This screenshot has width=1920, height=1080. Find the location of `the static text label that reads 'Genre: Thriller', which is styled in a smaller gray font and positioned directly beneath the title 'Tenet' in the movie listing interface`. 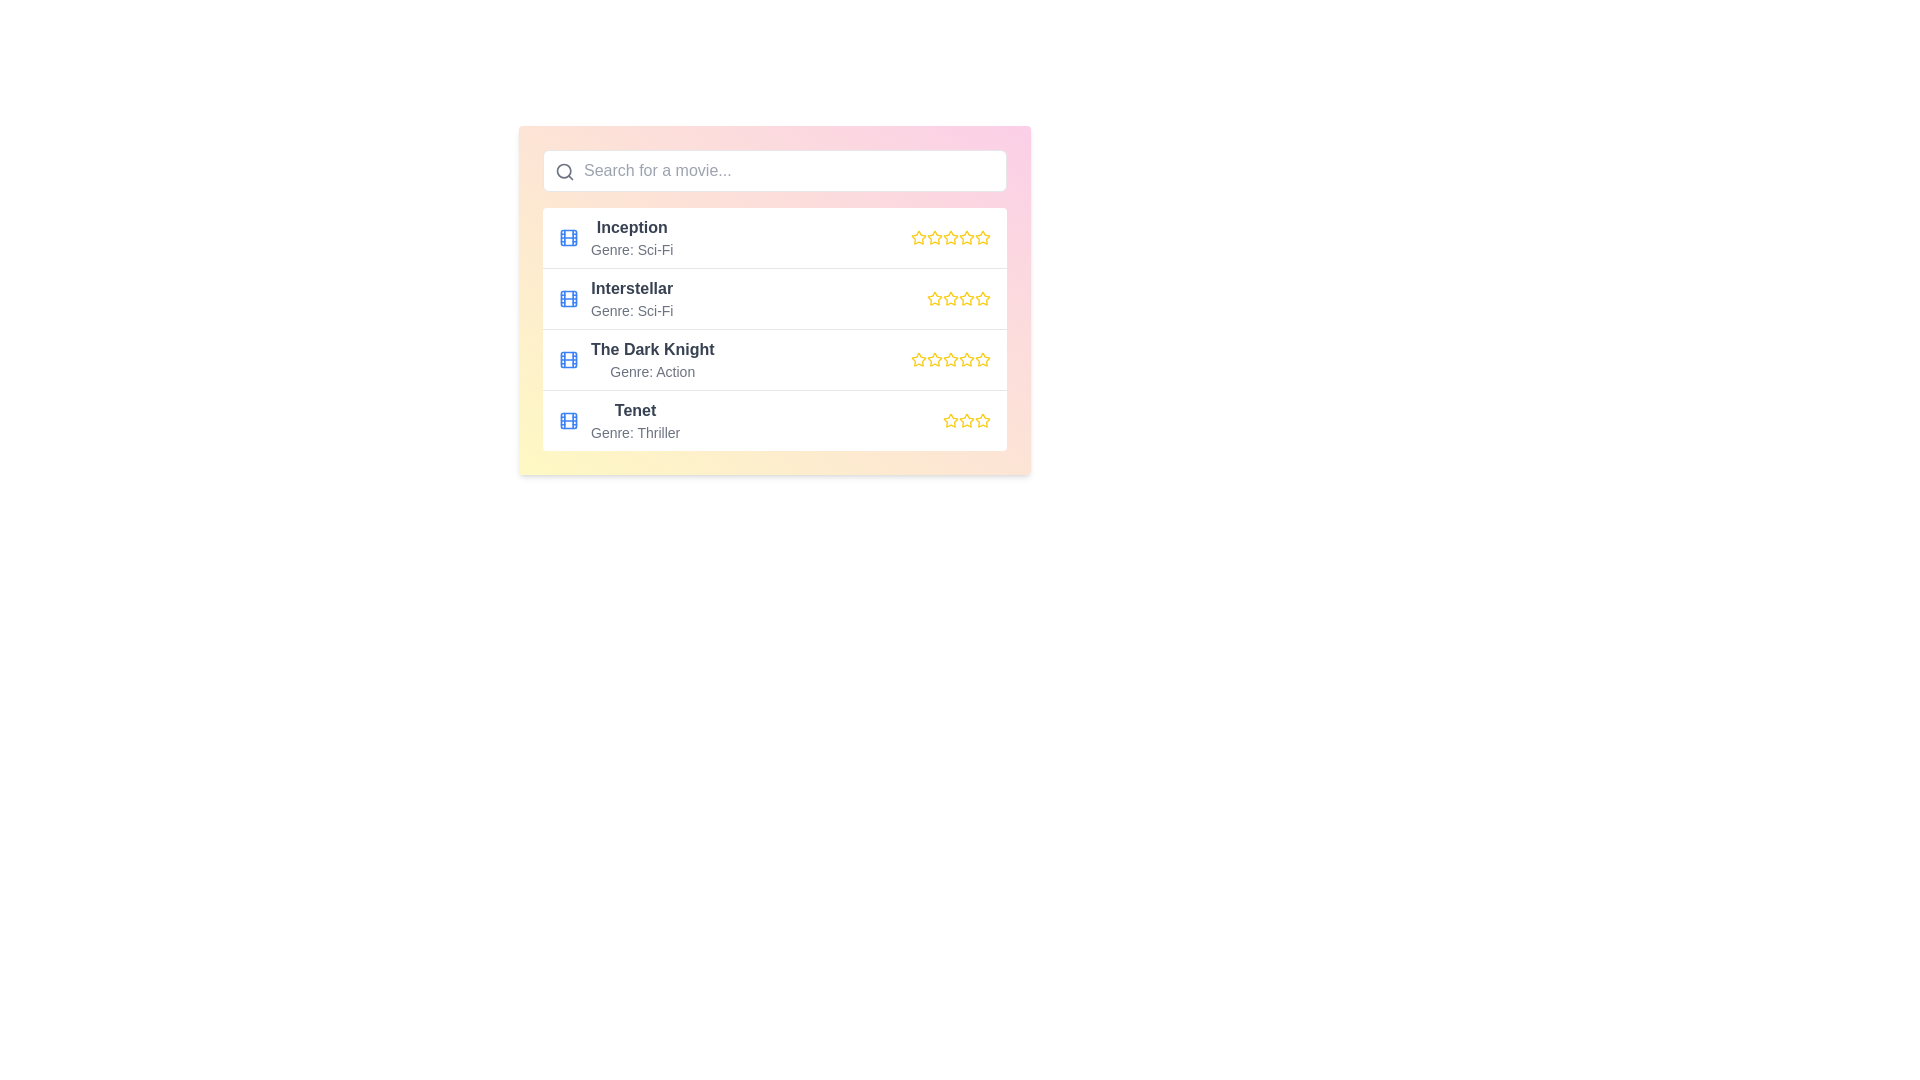

the static text label that reads 'Genre: Thriller', which is styled in a smaller gray font and positioned directly beneath the title 'Tenet' in the movie listing interface is located at coordinates (634, 431).